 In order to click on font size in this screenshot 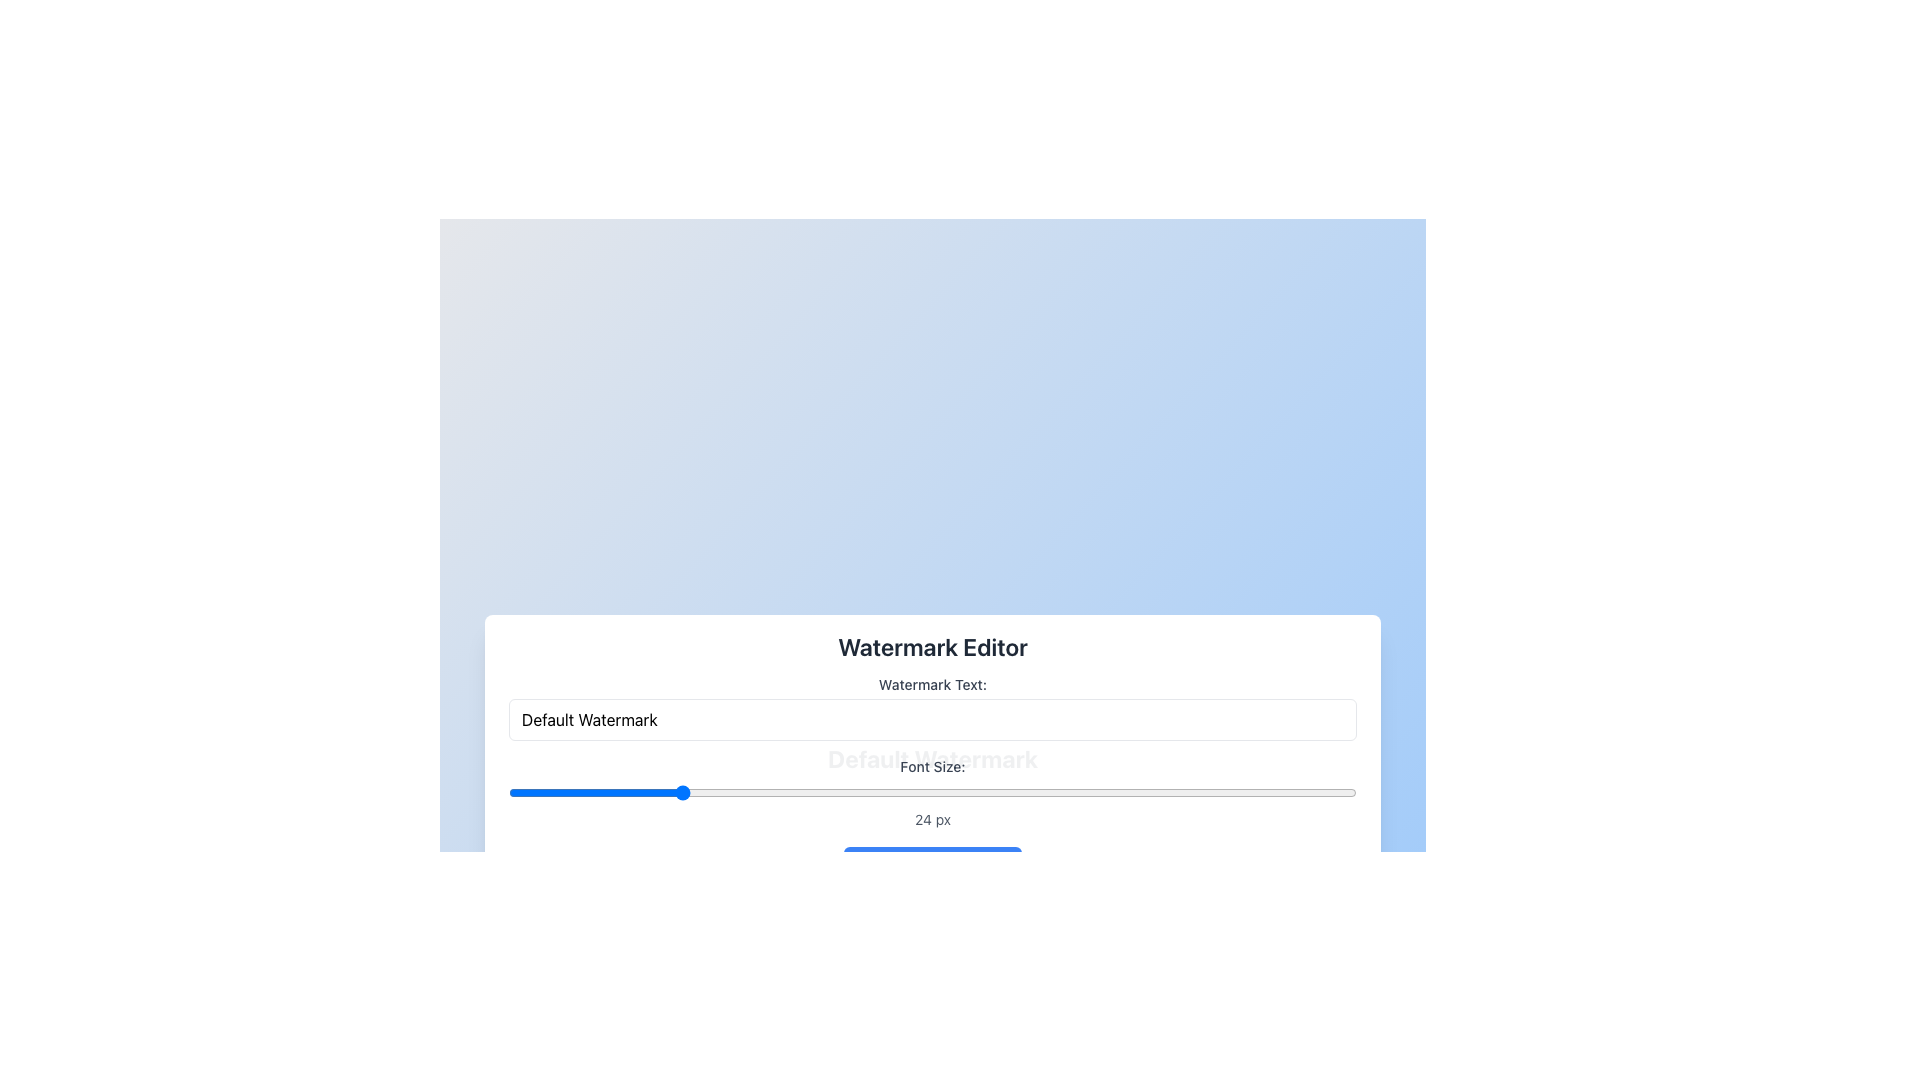, I will do `click(1222, 792)`.